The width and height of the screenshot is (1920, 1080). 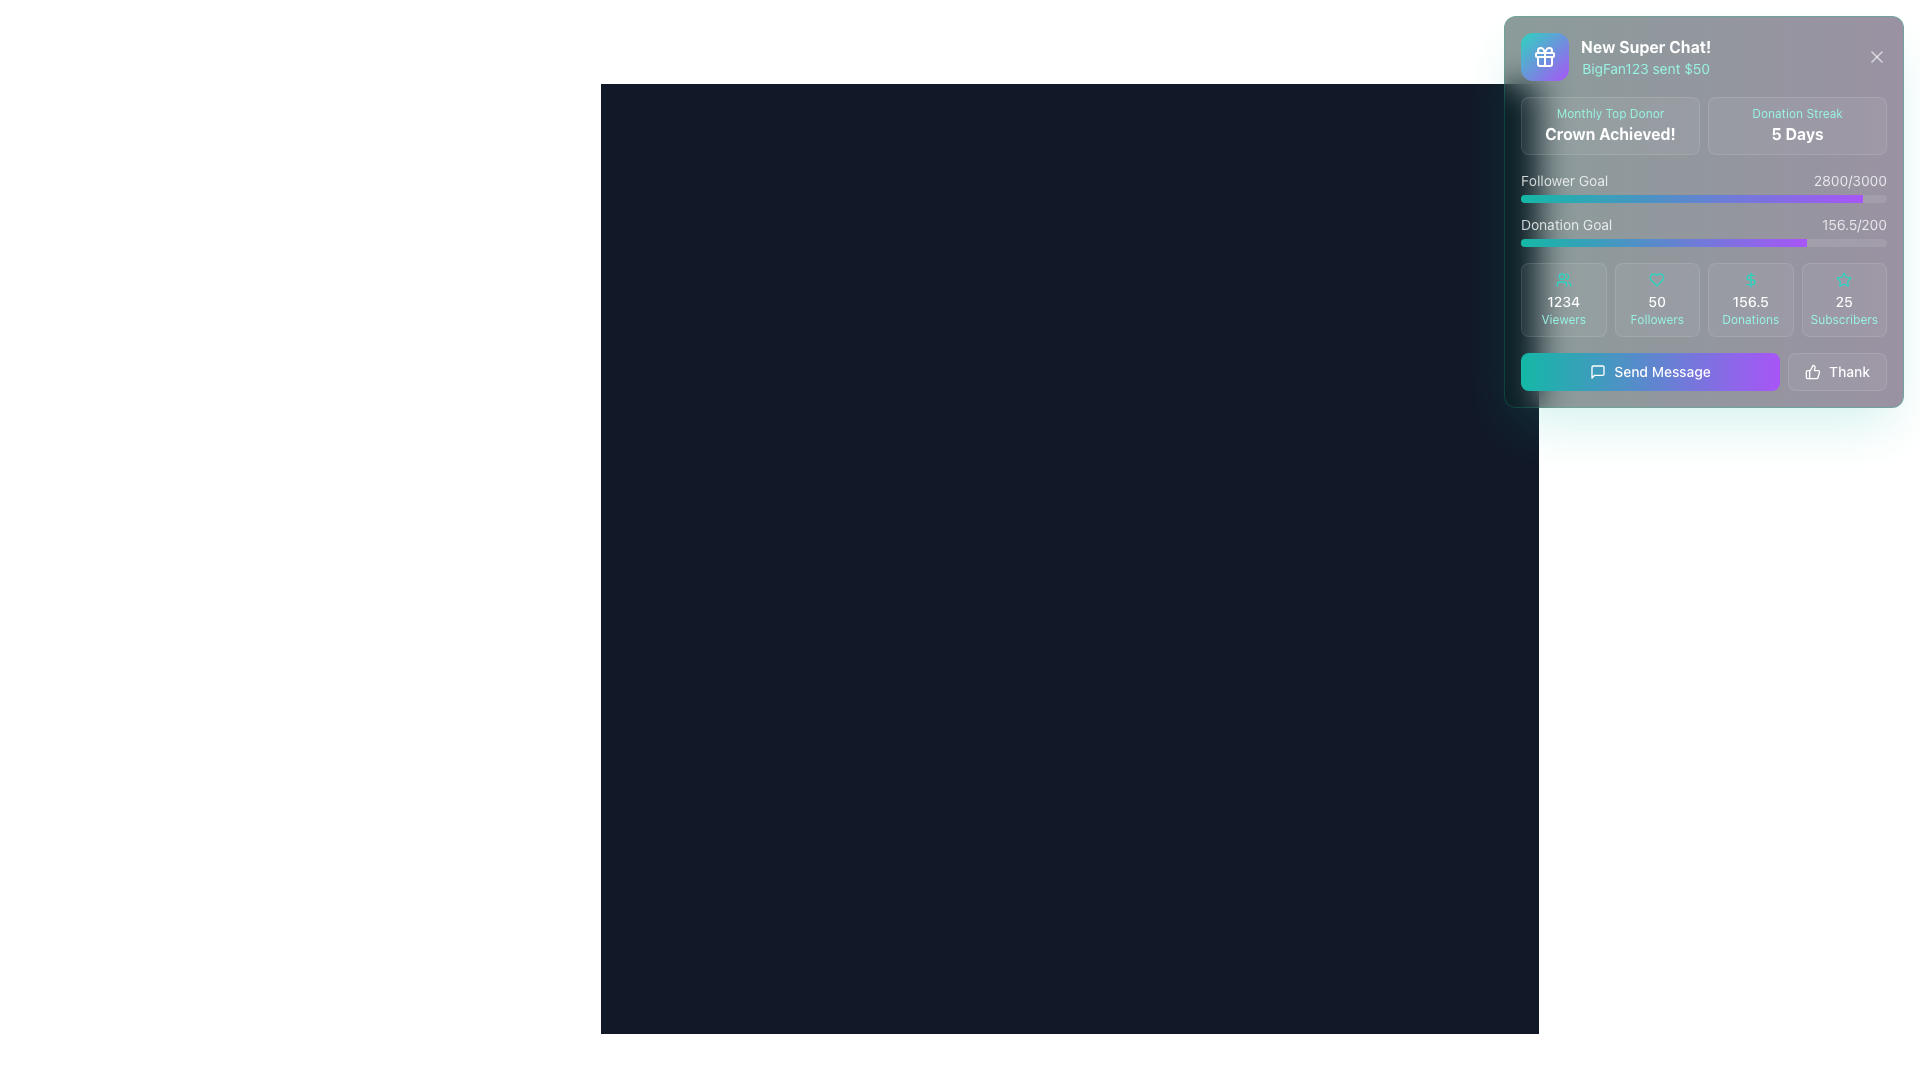 I want to click on the static text label indicating donation progress information located in the top-right region of the interface, so click(x=1565, y=224).